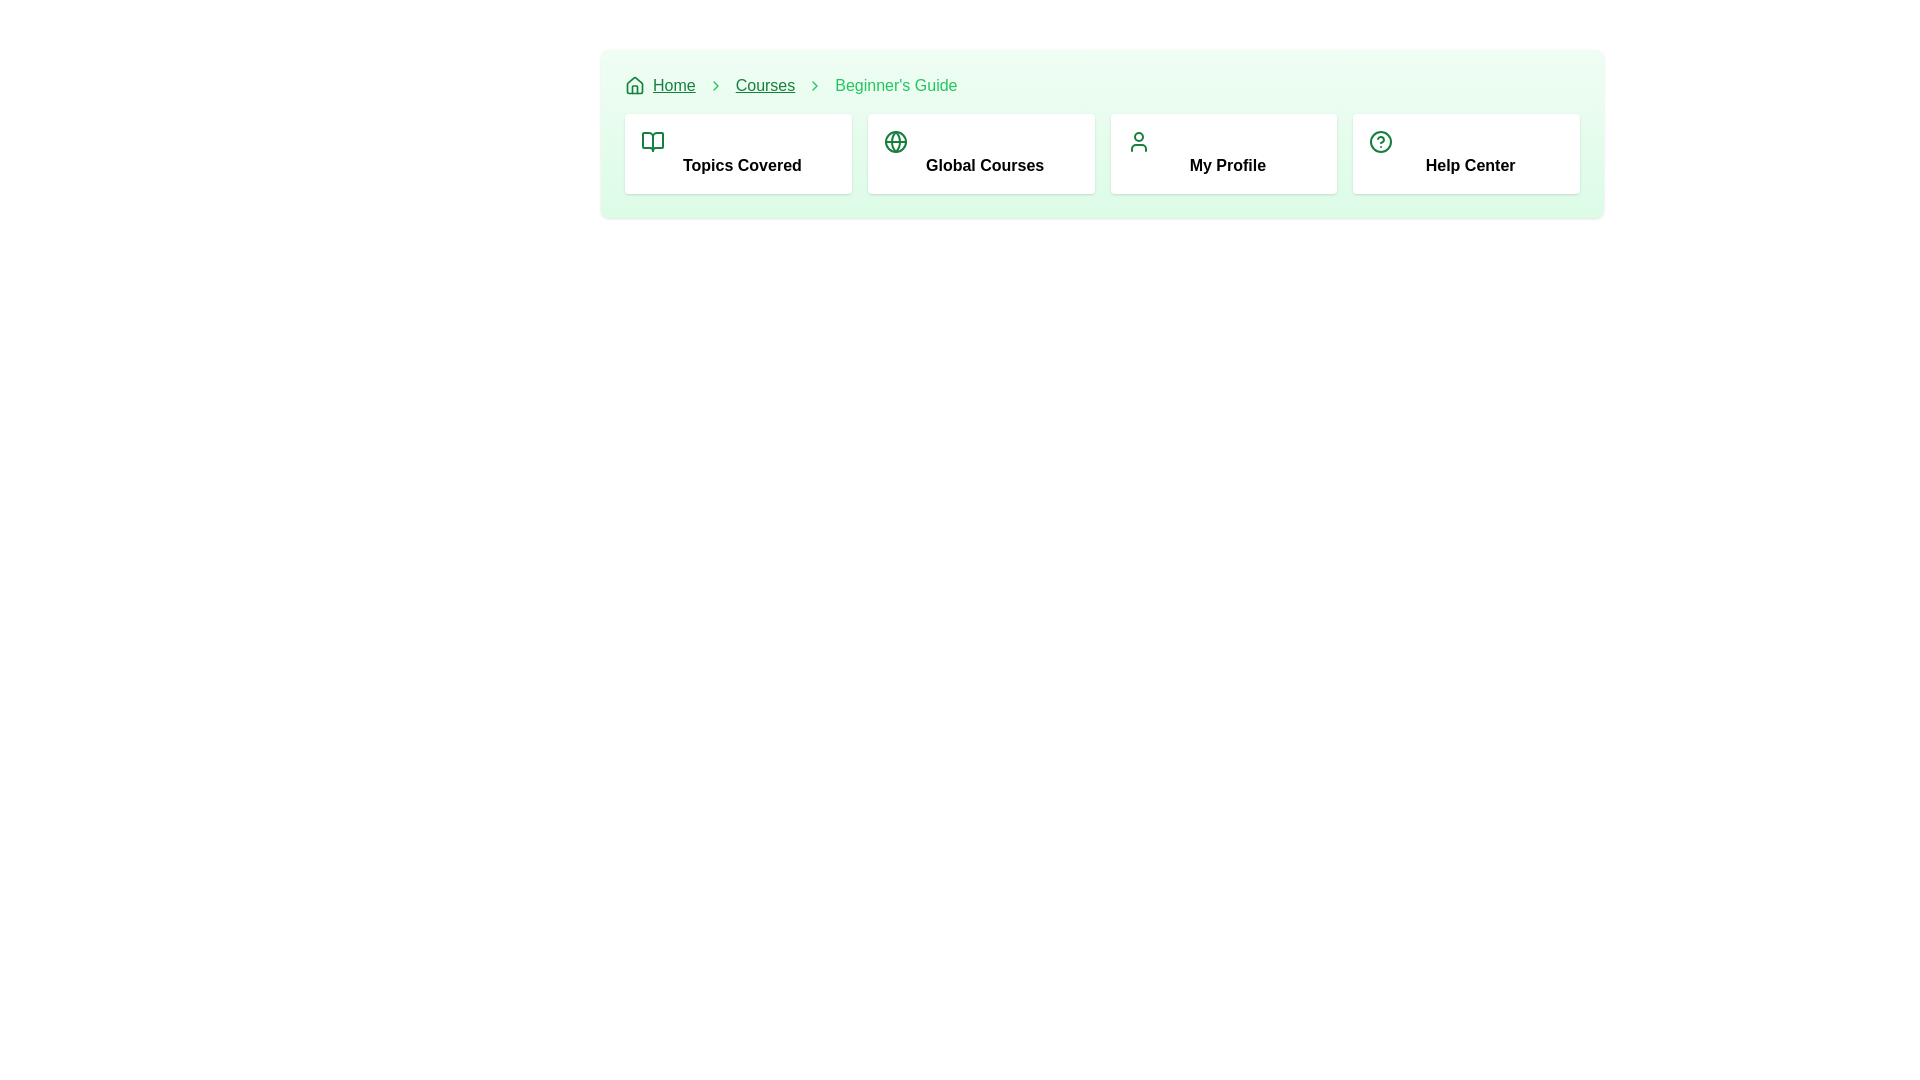 Image resolution: width=1920 pixels, height=1080 pixels. Describe the element at coordinates (894, 141) in the screenshot. I see `attributes of the SVG circle element that represents the Earth in the 'Global Courses' icon, located in the second block of the upper section of the interface` at that location.